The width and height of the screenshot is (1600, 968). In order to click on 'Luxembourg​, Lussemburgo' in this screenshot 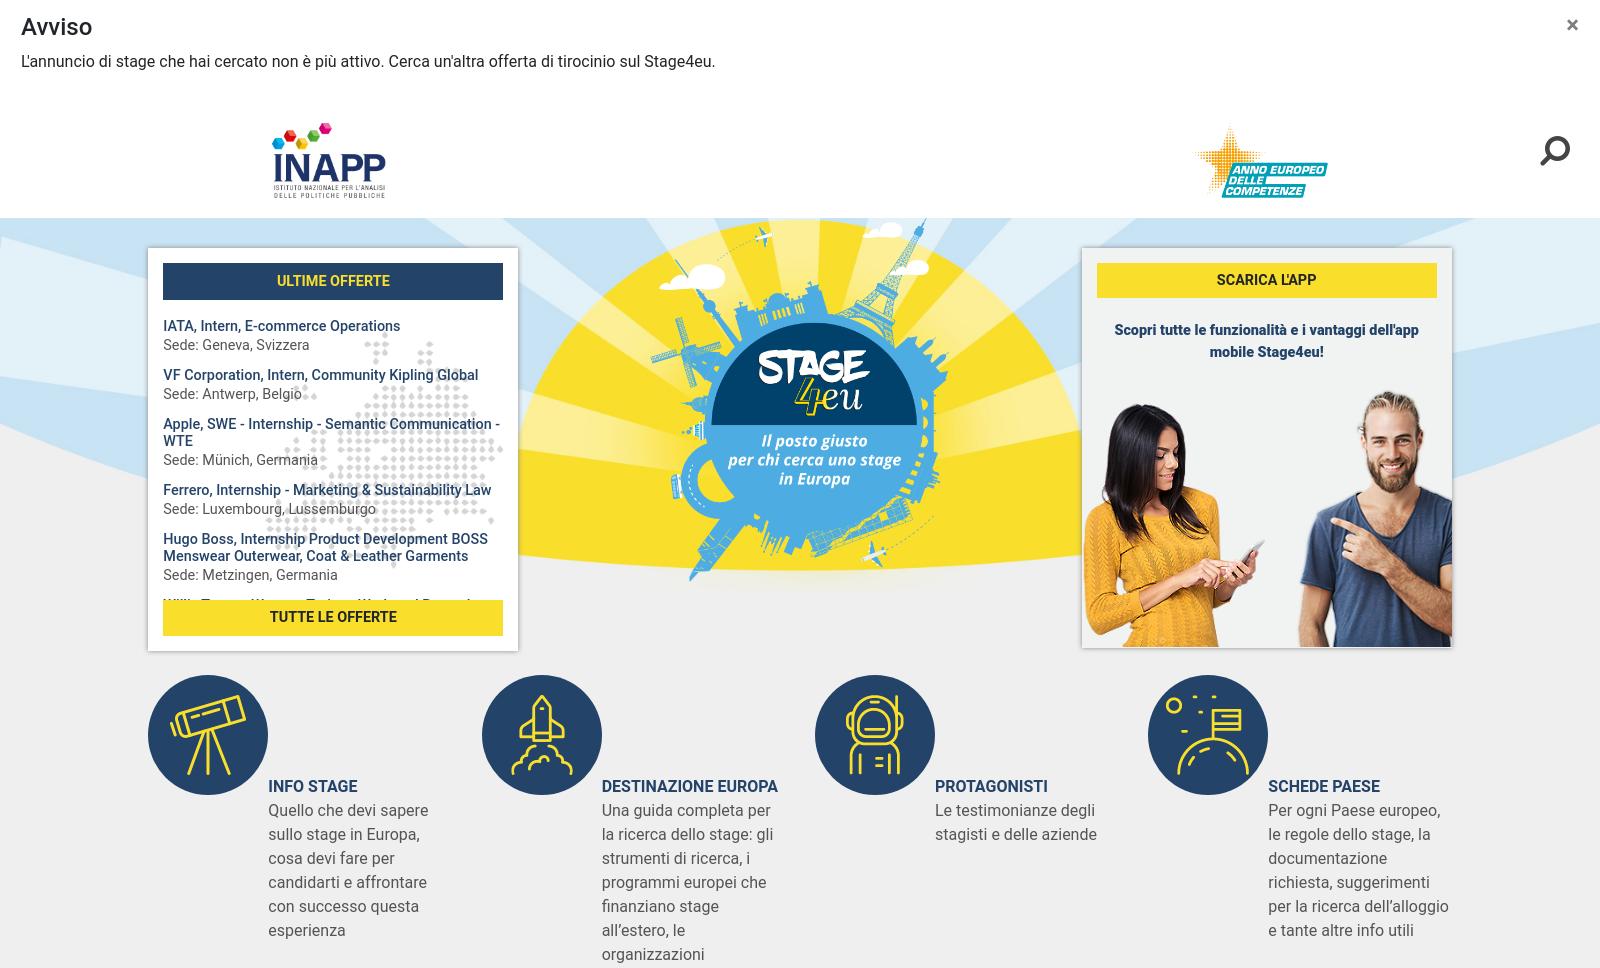, I will do `click(288, 445)`.